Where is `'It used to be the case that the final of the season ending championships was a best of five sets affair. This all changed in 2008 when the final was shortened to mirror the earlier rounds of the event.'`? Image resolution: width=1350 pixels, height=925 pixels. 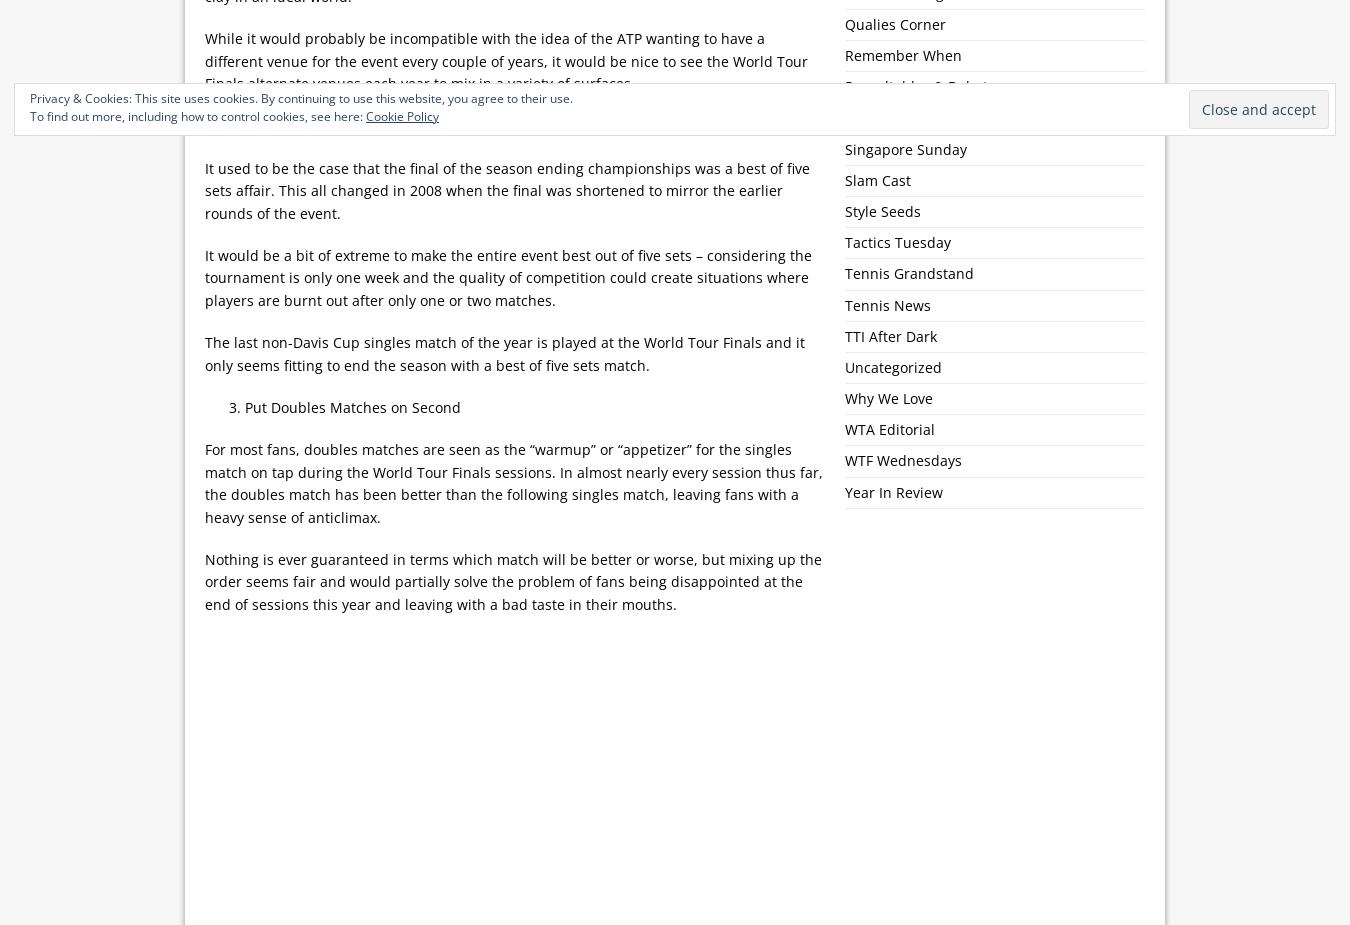 'It used to be the case that the final of the season ending championships was a best of five sets affair. This all changed in 2008 when the final was shortened to mirror the earlier rounds of the event.' is located at coordinates (506, 188).